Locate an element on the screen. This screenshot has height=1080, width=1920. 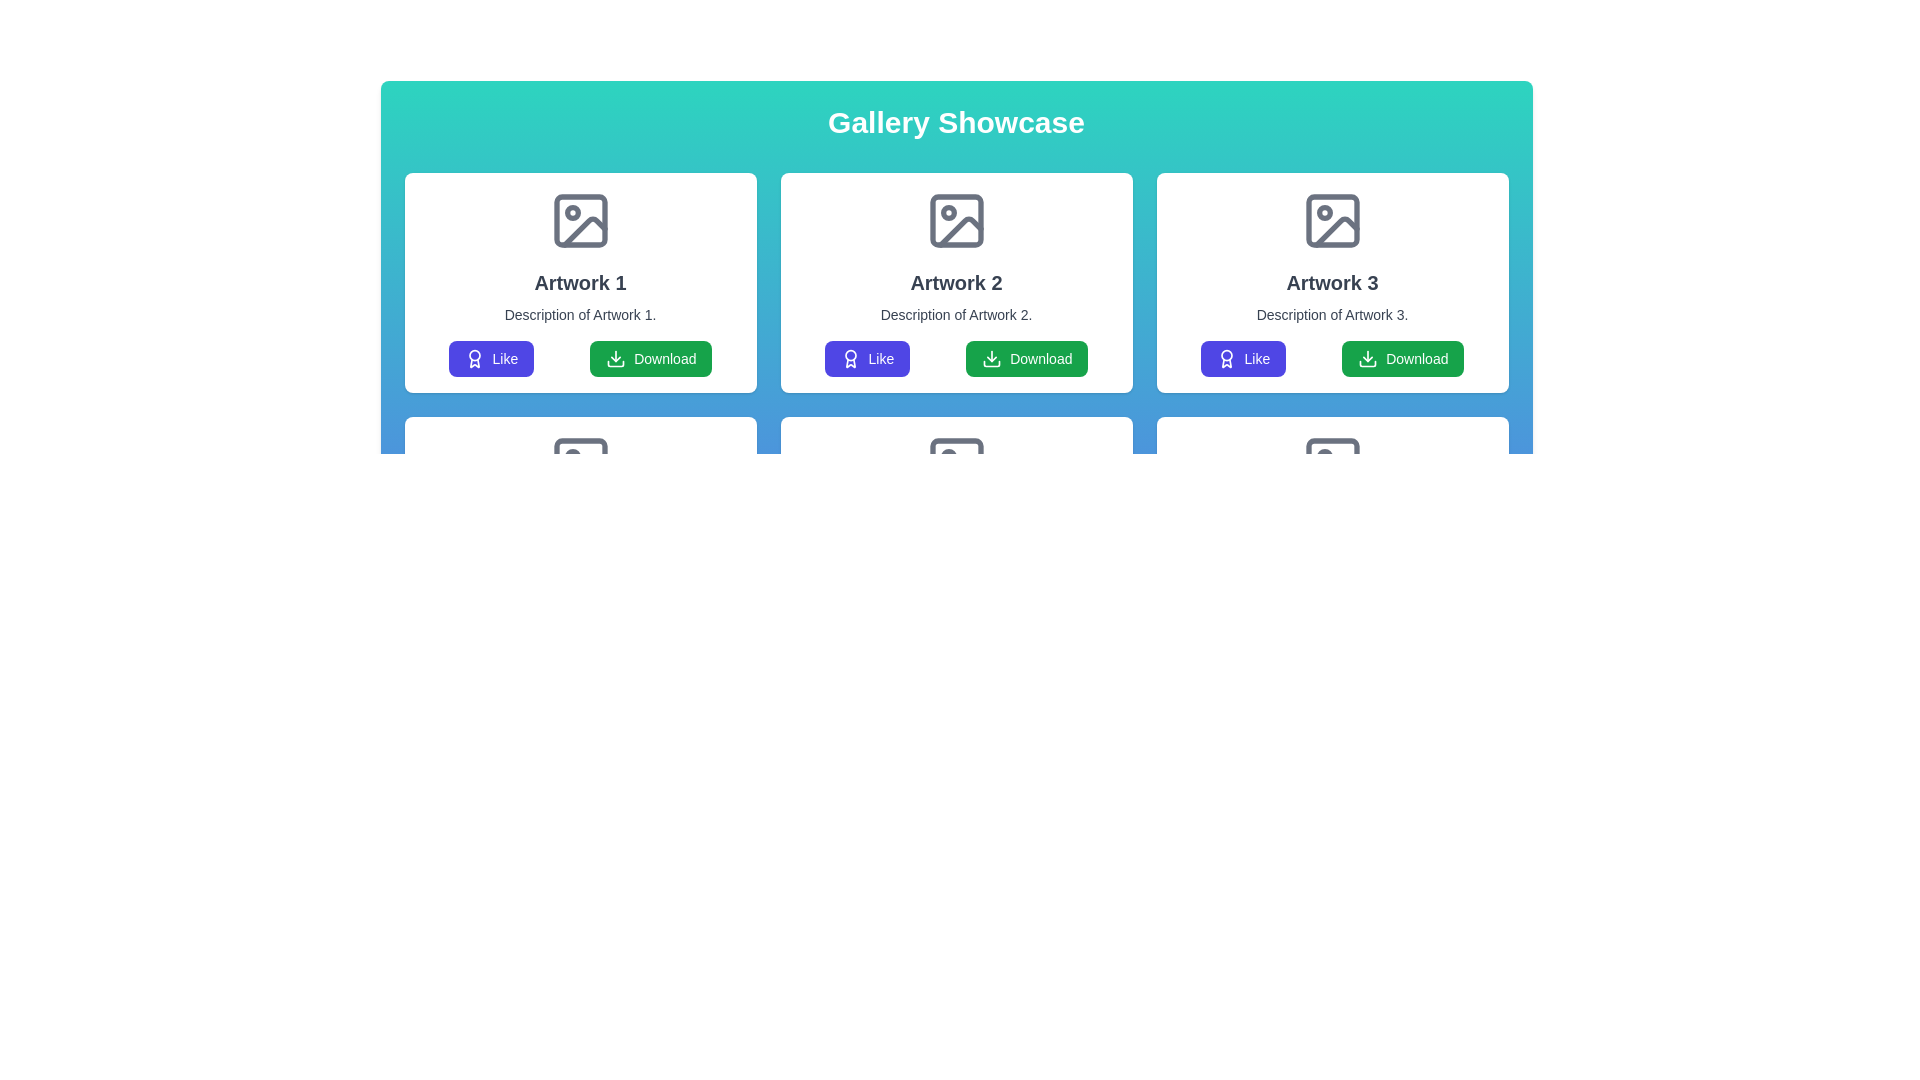
the decorative graphic component located in the top-left corner of the gallery card labeled 'Artwork 1' is located at coordinates (579, 220).